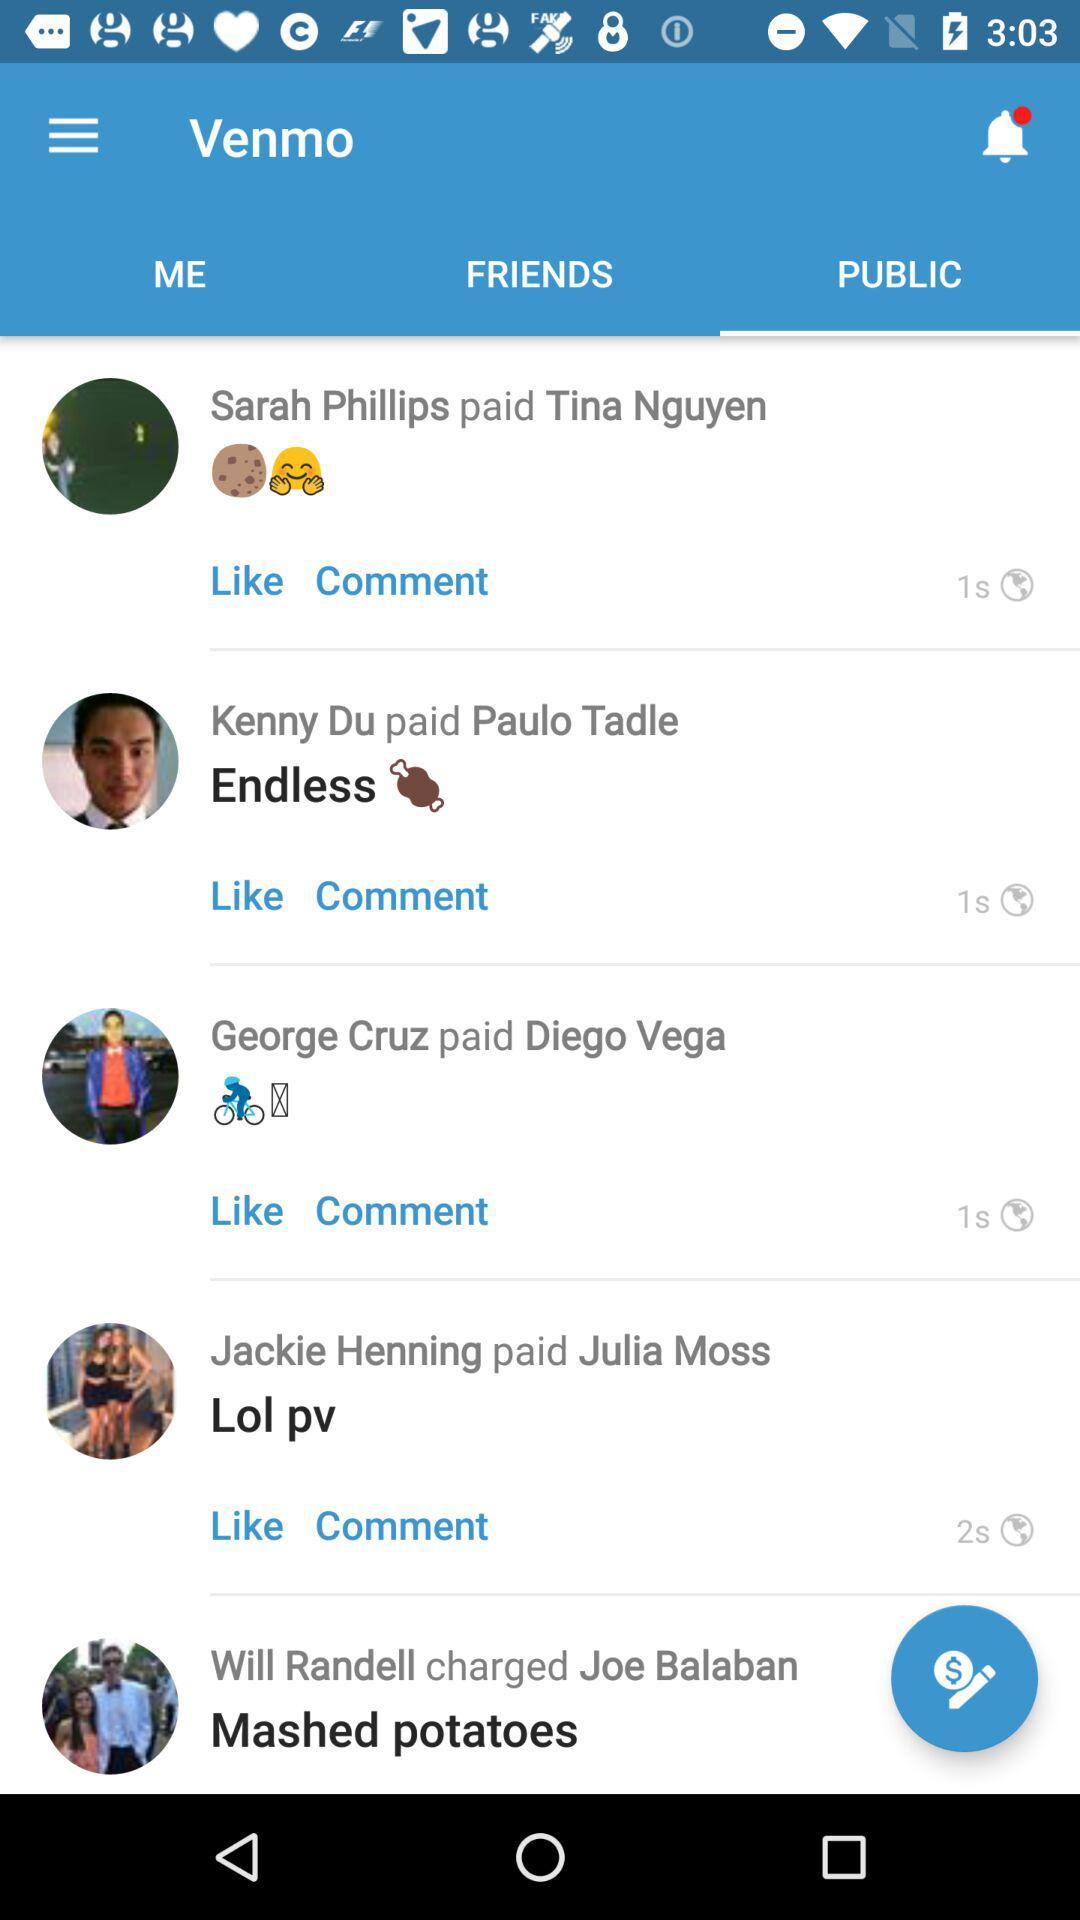 Image resolution: width=1080 pixels, height=1920 pixels. What do you see at coordinates (110, 1705) in the screenshot?
I see `person avatar` at bounding box center [110, 1705].